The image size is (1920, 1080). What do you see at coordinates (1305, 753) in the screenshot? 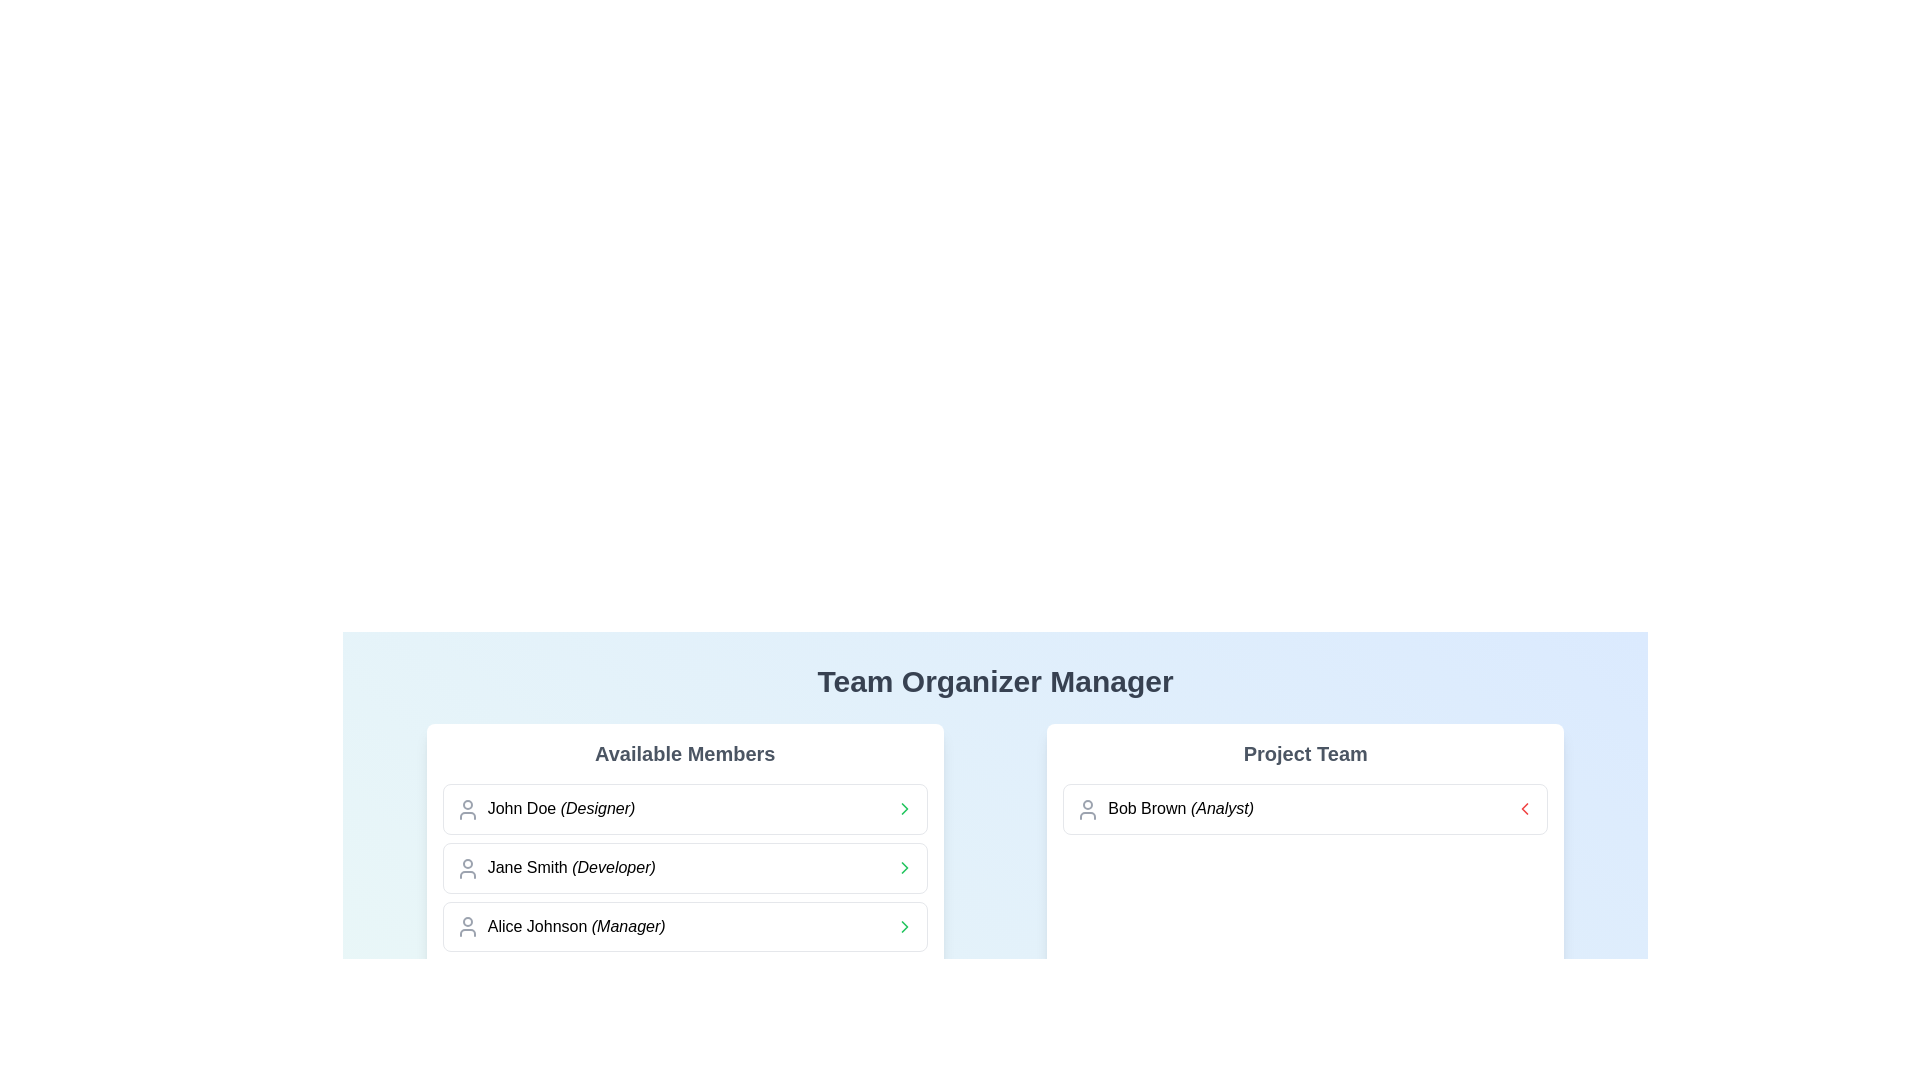
I see `the 'Project Team' heading, which is styled in bold and gray, located at the top of the card containing team members` at bounding box center [1305, 753].